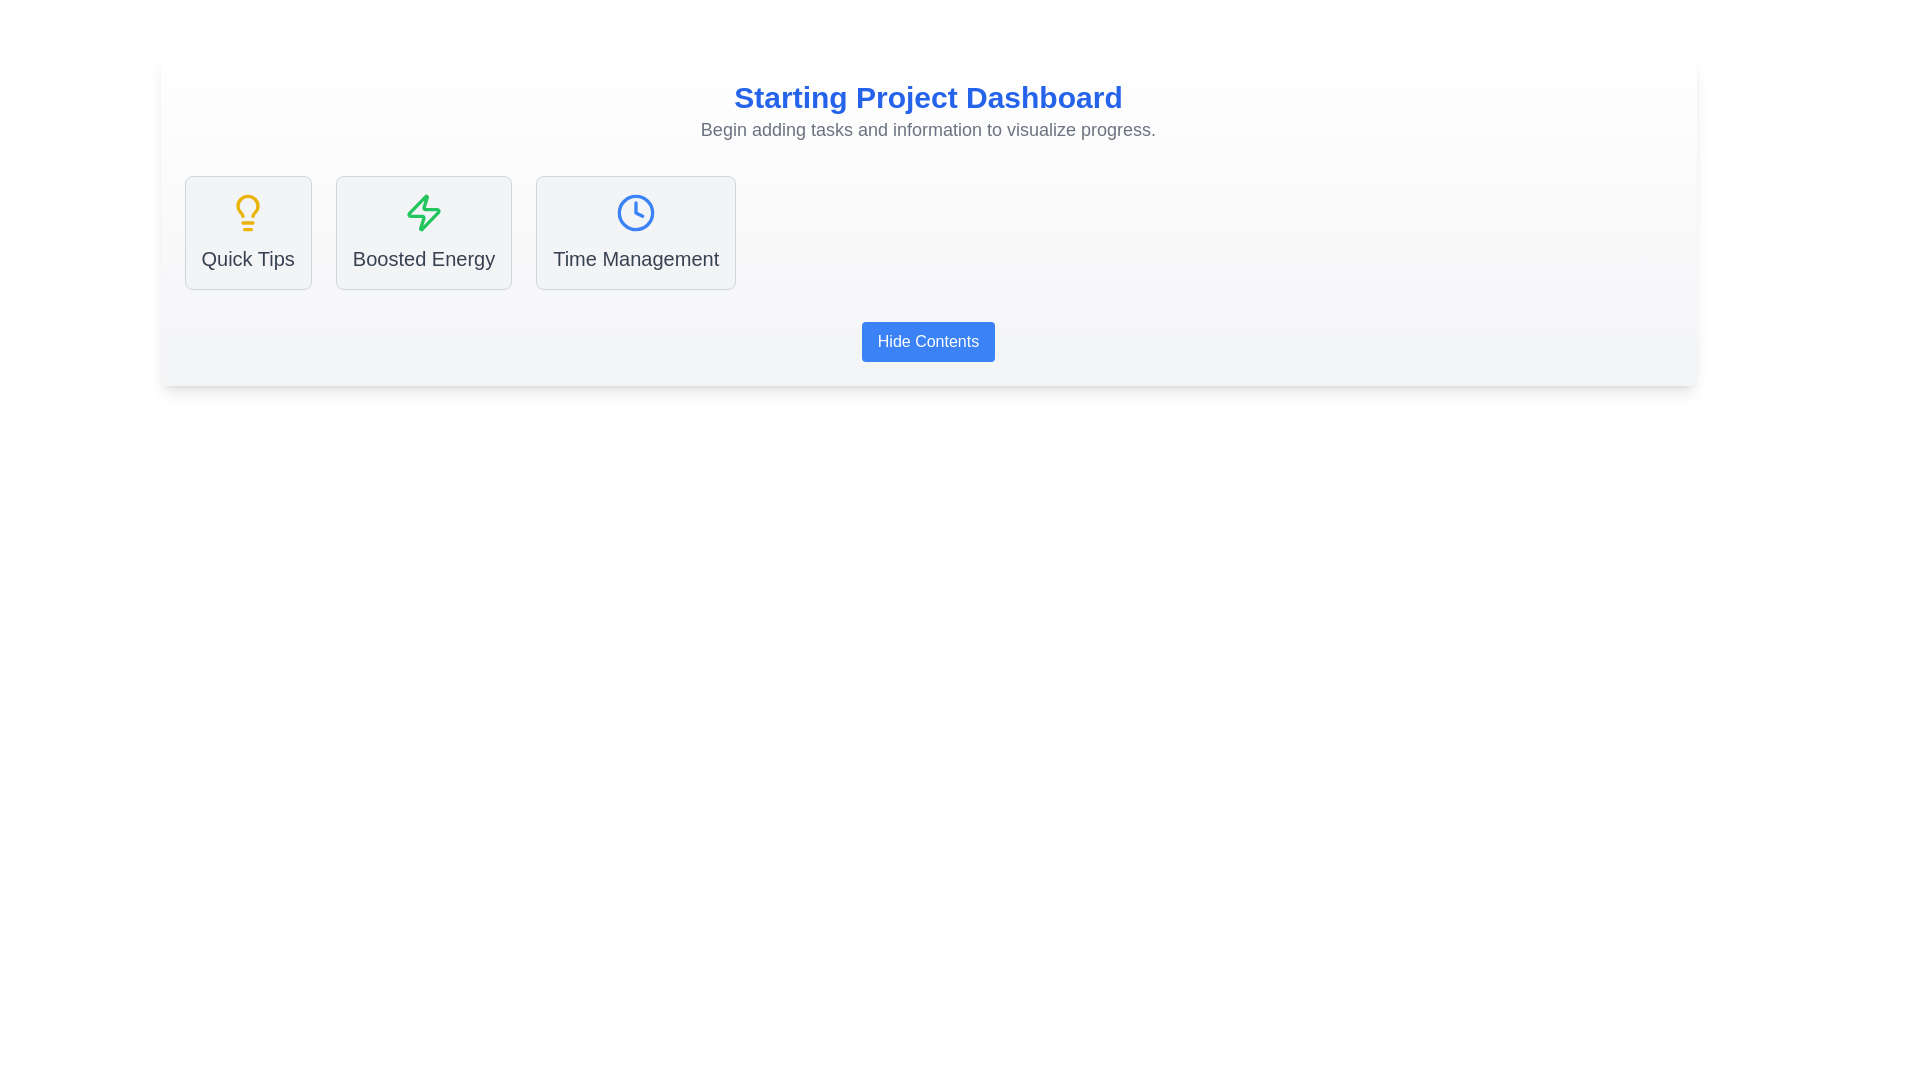 Image resolution: width=1920 pixels, height=1080 pixels. Describe the element at coordinates (927, 111) in the screenshot. I see `the centered text block containing the heading 'Starting Project Dashboard' and subtext 'Begin adding tasks and information to visualize progress'` at that location.